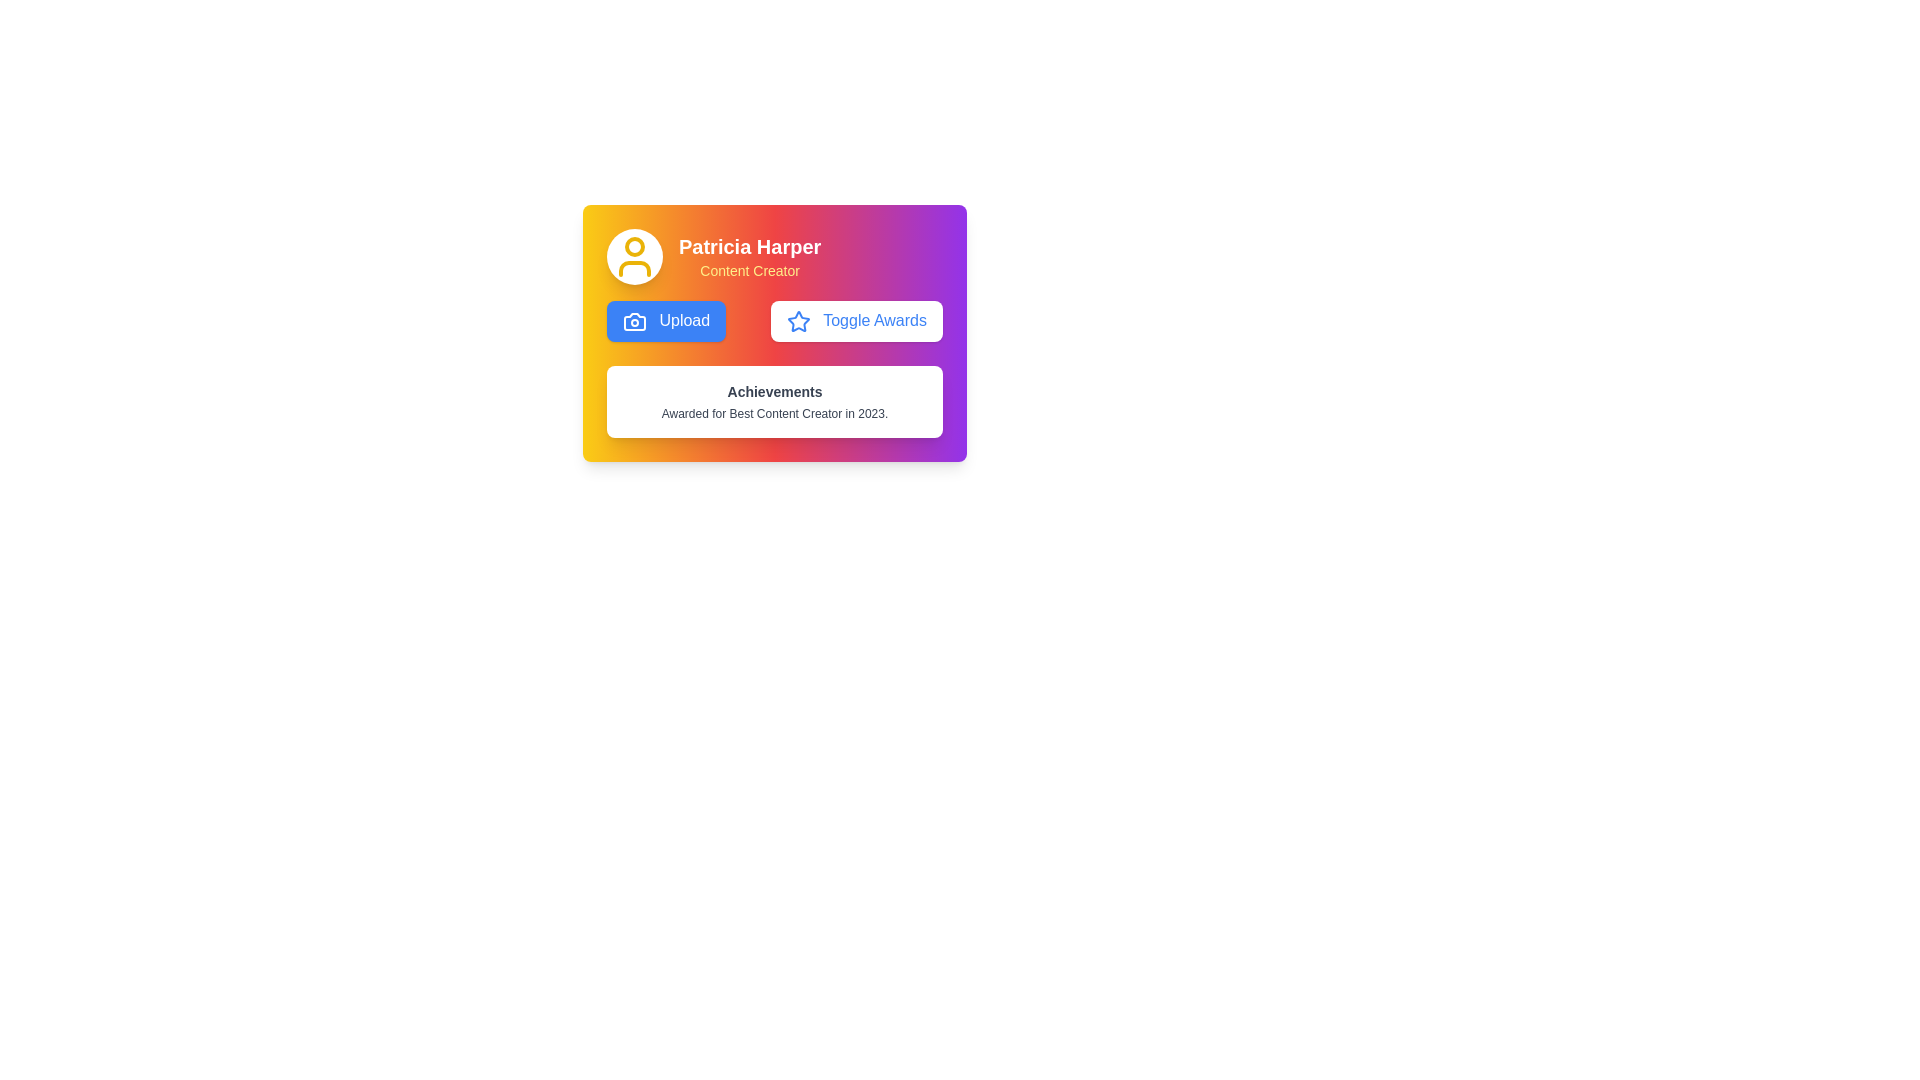 This screenshot has height=1080, width=1920. What do you see at coordinates (798, 320) in the screenshot?
I see `the visual styling of the star-shaped icon which is part of the 'Toggle Awards' button located on the right half beneath the profile section` at bounding box center [798, 320].